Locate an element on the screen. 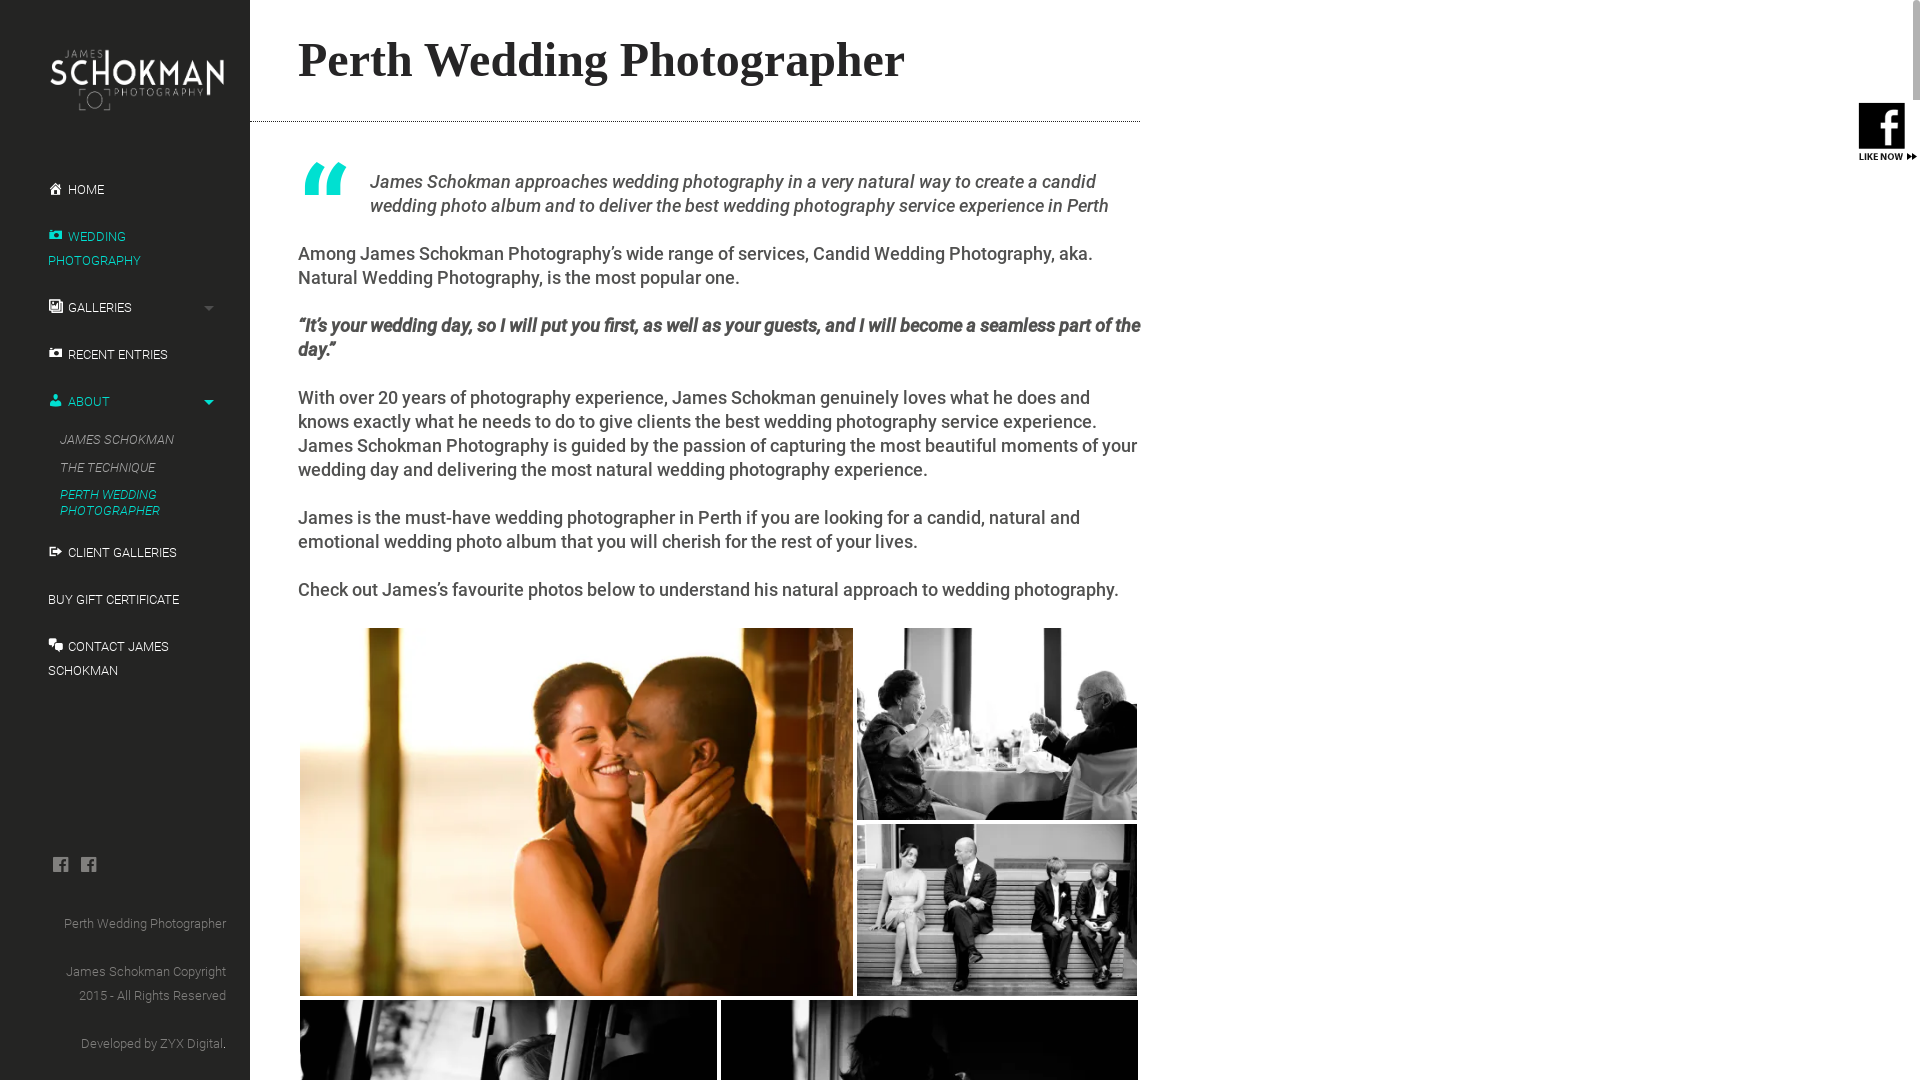  'GALLERIES' is located at coordinates (123, 308).